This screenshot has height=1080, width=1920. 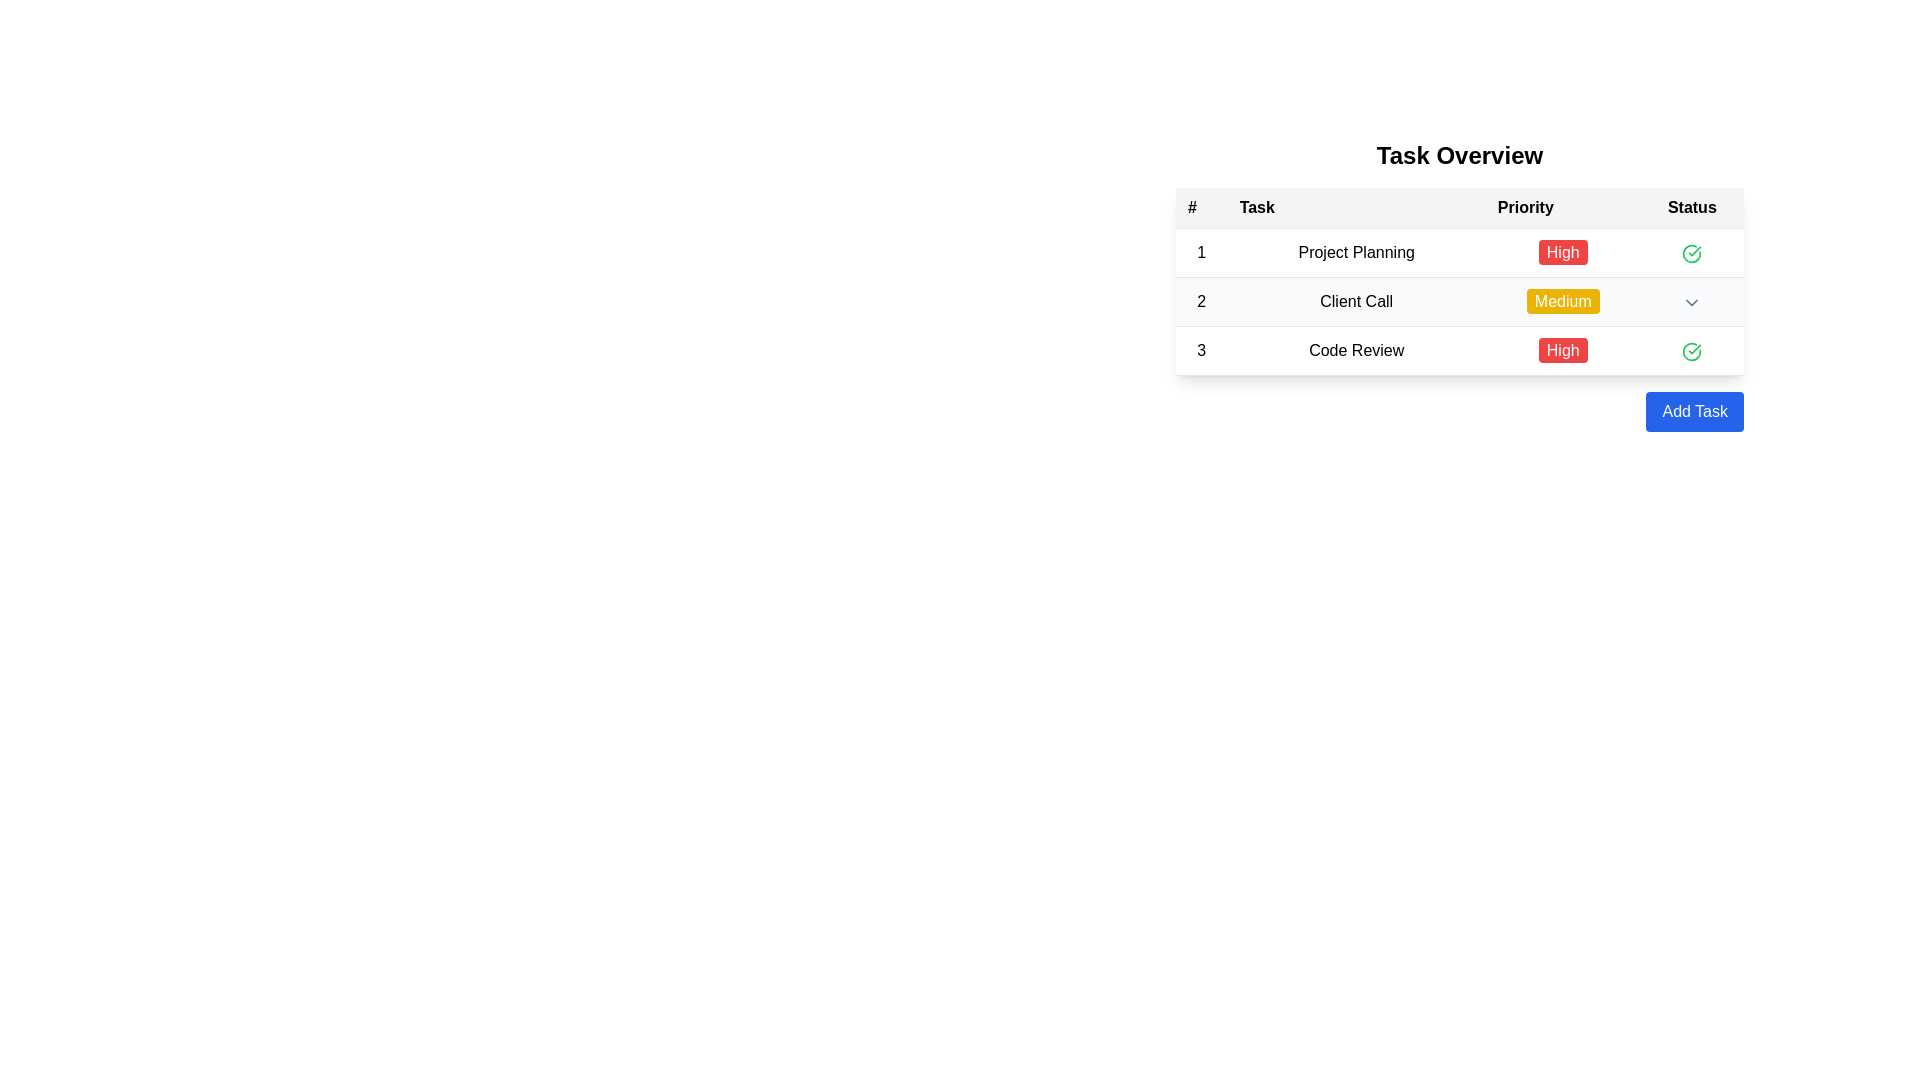 What do you see at coordinates (1562, 301) in the screenshot?
I see `the rectangular button with a yellow background labeled 'Medium' located in the 'Priority' column of row '2' under 'Task Overview'` at bounding box center [1562, 301].